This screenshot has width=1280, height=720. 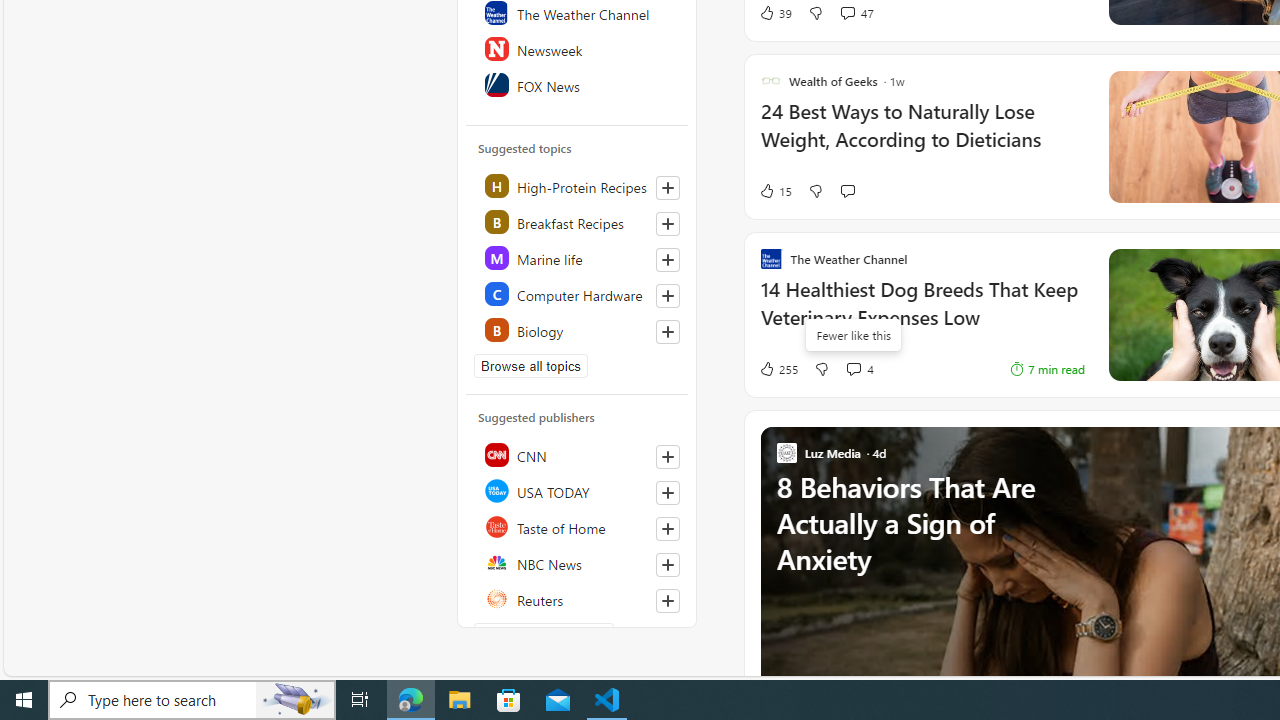 I want to click on 'Taste of Home', so click(x=577, y=526).